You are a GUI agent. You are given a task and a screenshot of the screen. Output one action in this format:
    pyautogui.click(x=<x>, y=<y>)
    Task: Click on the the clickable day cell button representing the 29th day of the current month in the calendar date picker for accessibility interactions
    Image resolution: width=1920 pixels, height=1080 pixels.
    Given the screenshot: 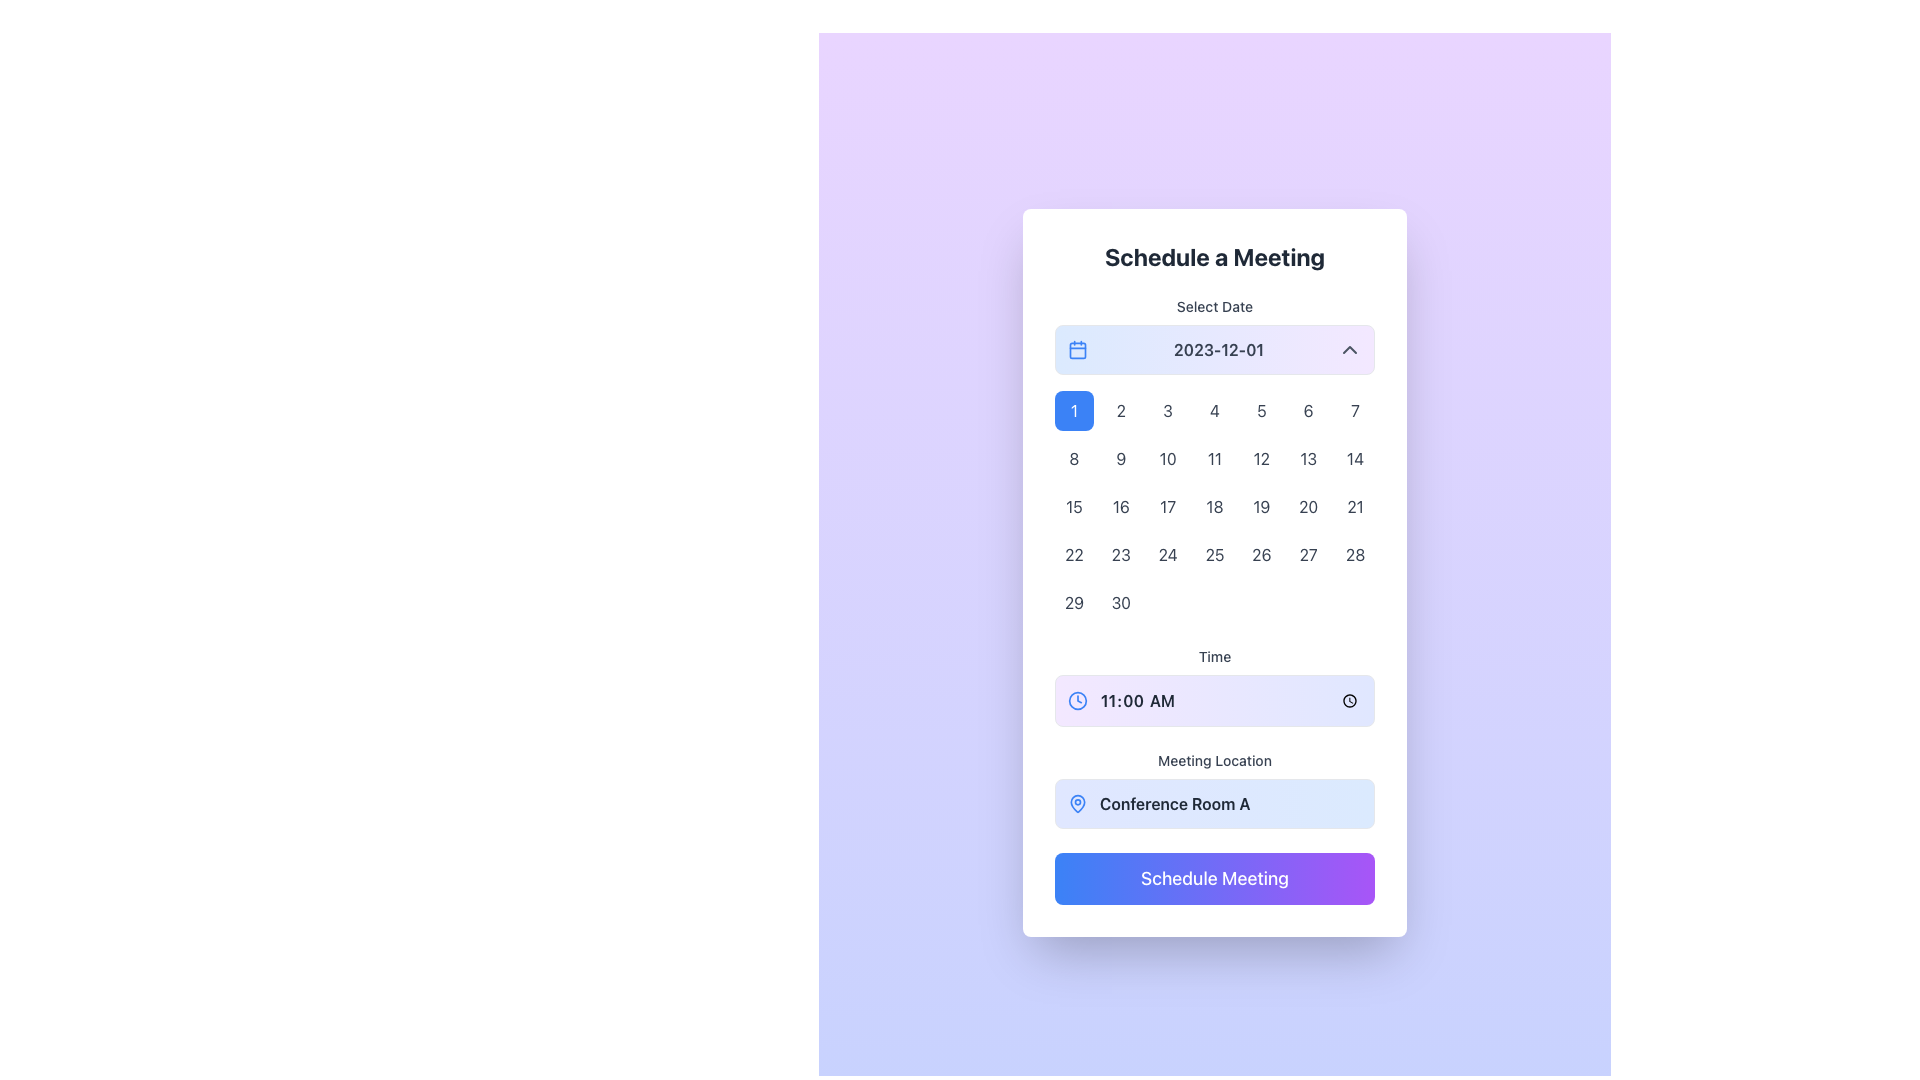 What is the action you would take?
    pyautogui.click(x=1073, y=601)
    